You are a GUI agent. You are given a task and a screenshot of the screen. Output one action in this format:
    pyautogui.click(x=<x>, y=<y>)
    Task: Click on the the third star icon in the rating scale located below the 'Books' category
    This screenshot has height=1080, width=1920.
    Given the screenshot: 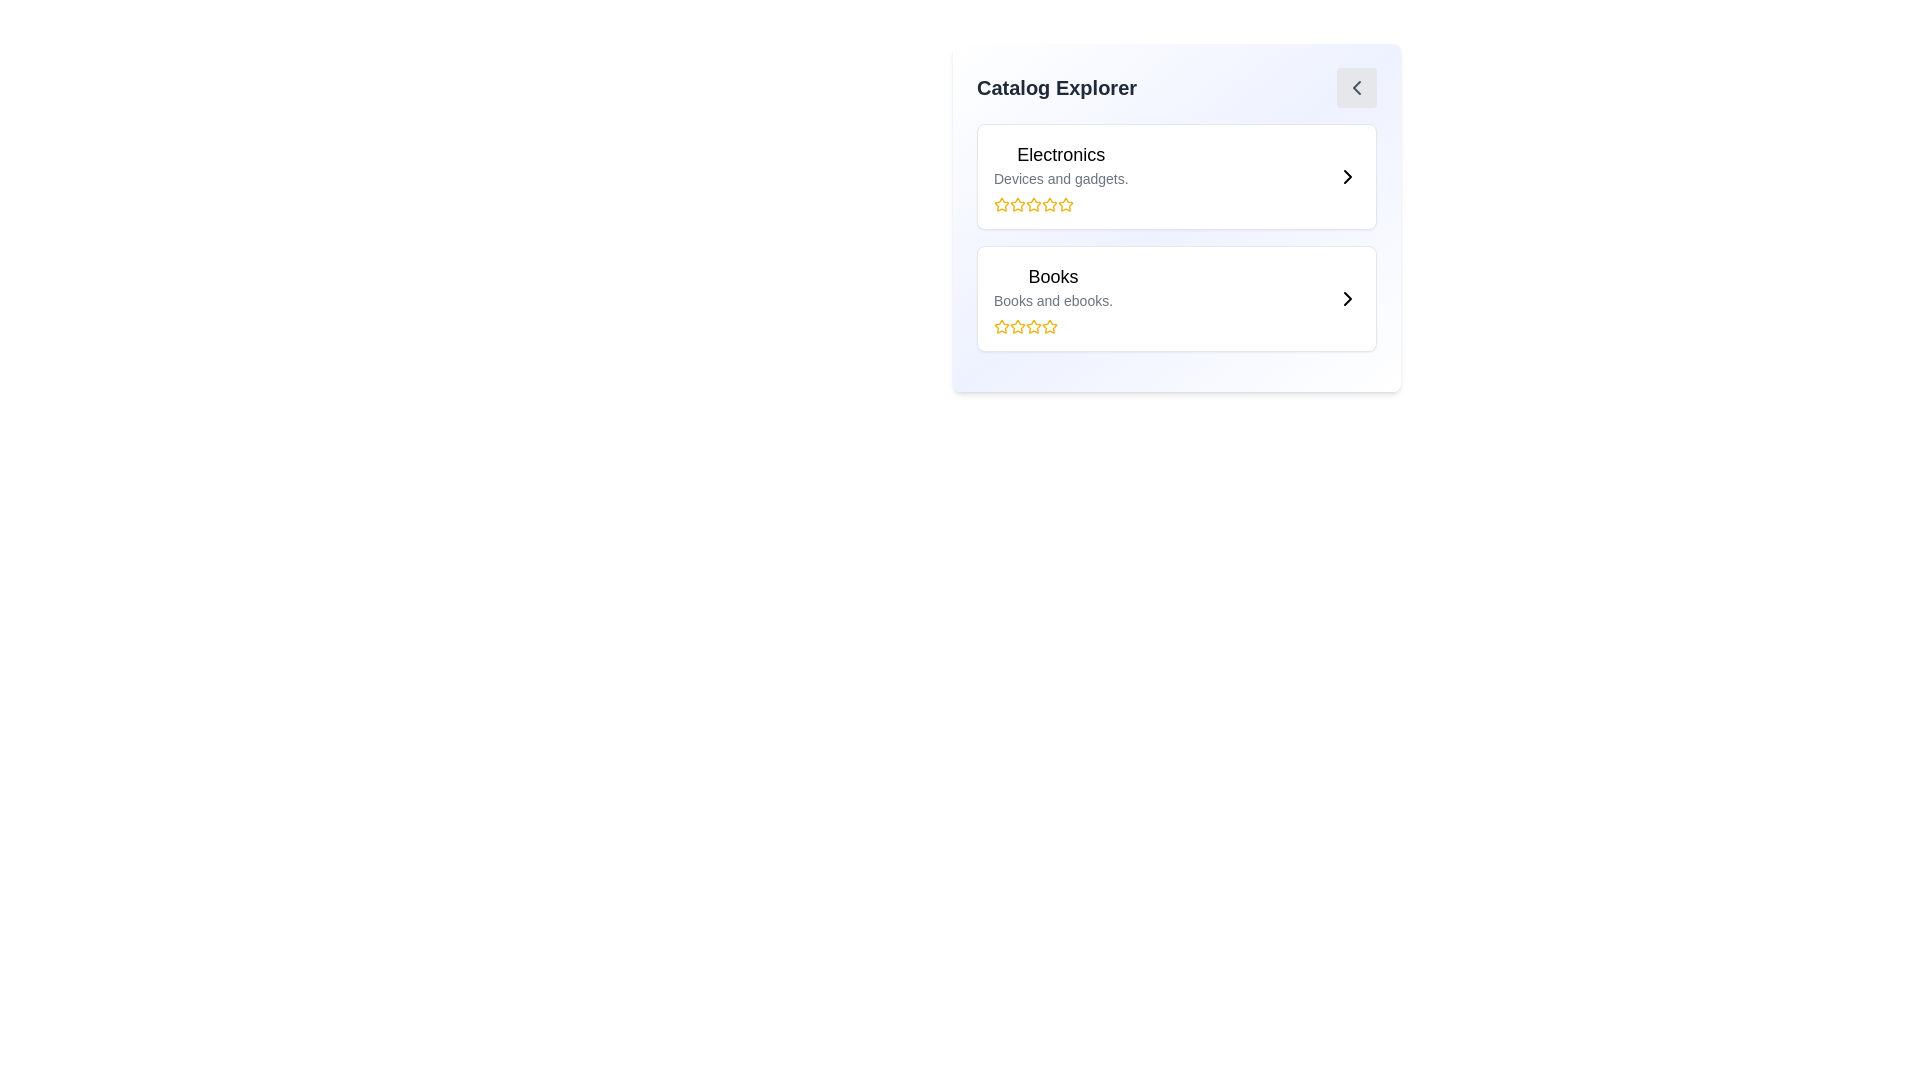 What is the action you would take?
    pyautogui.click(x=1017, y=326)
    